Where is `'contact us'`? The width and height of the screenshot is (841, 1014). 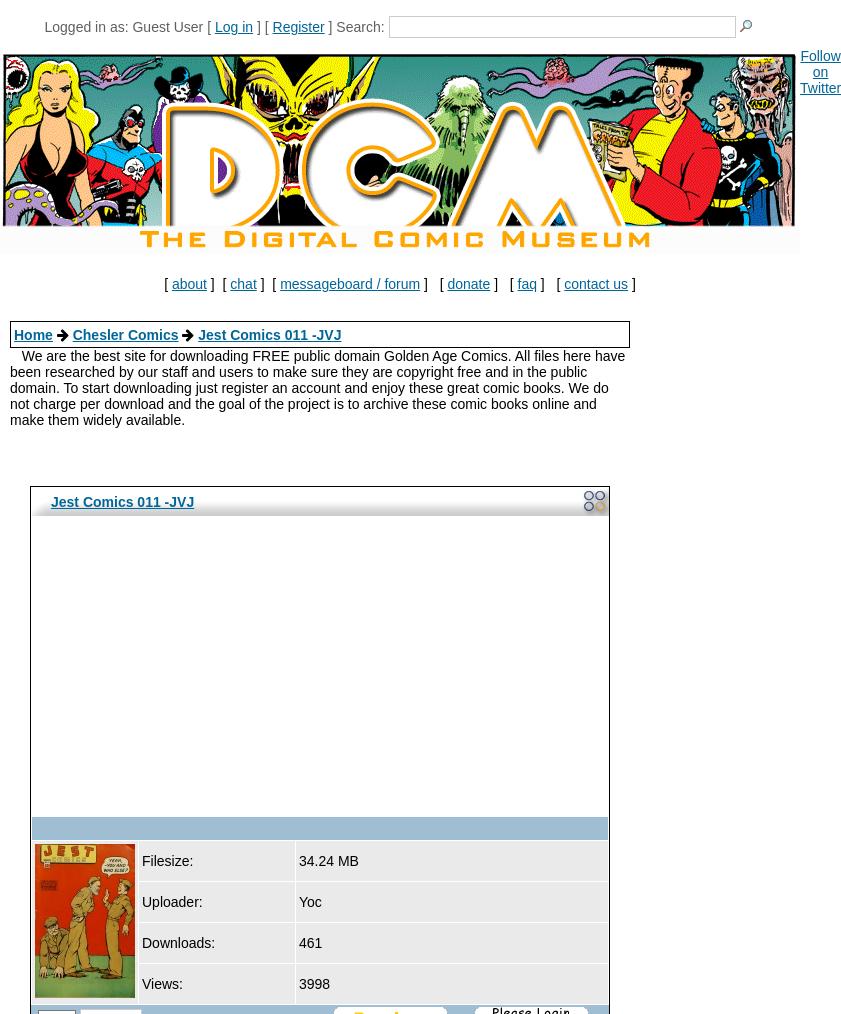 'contact us' is located at coordinates (596, 284).